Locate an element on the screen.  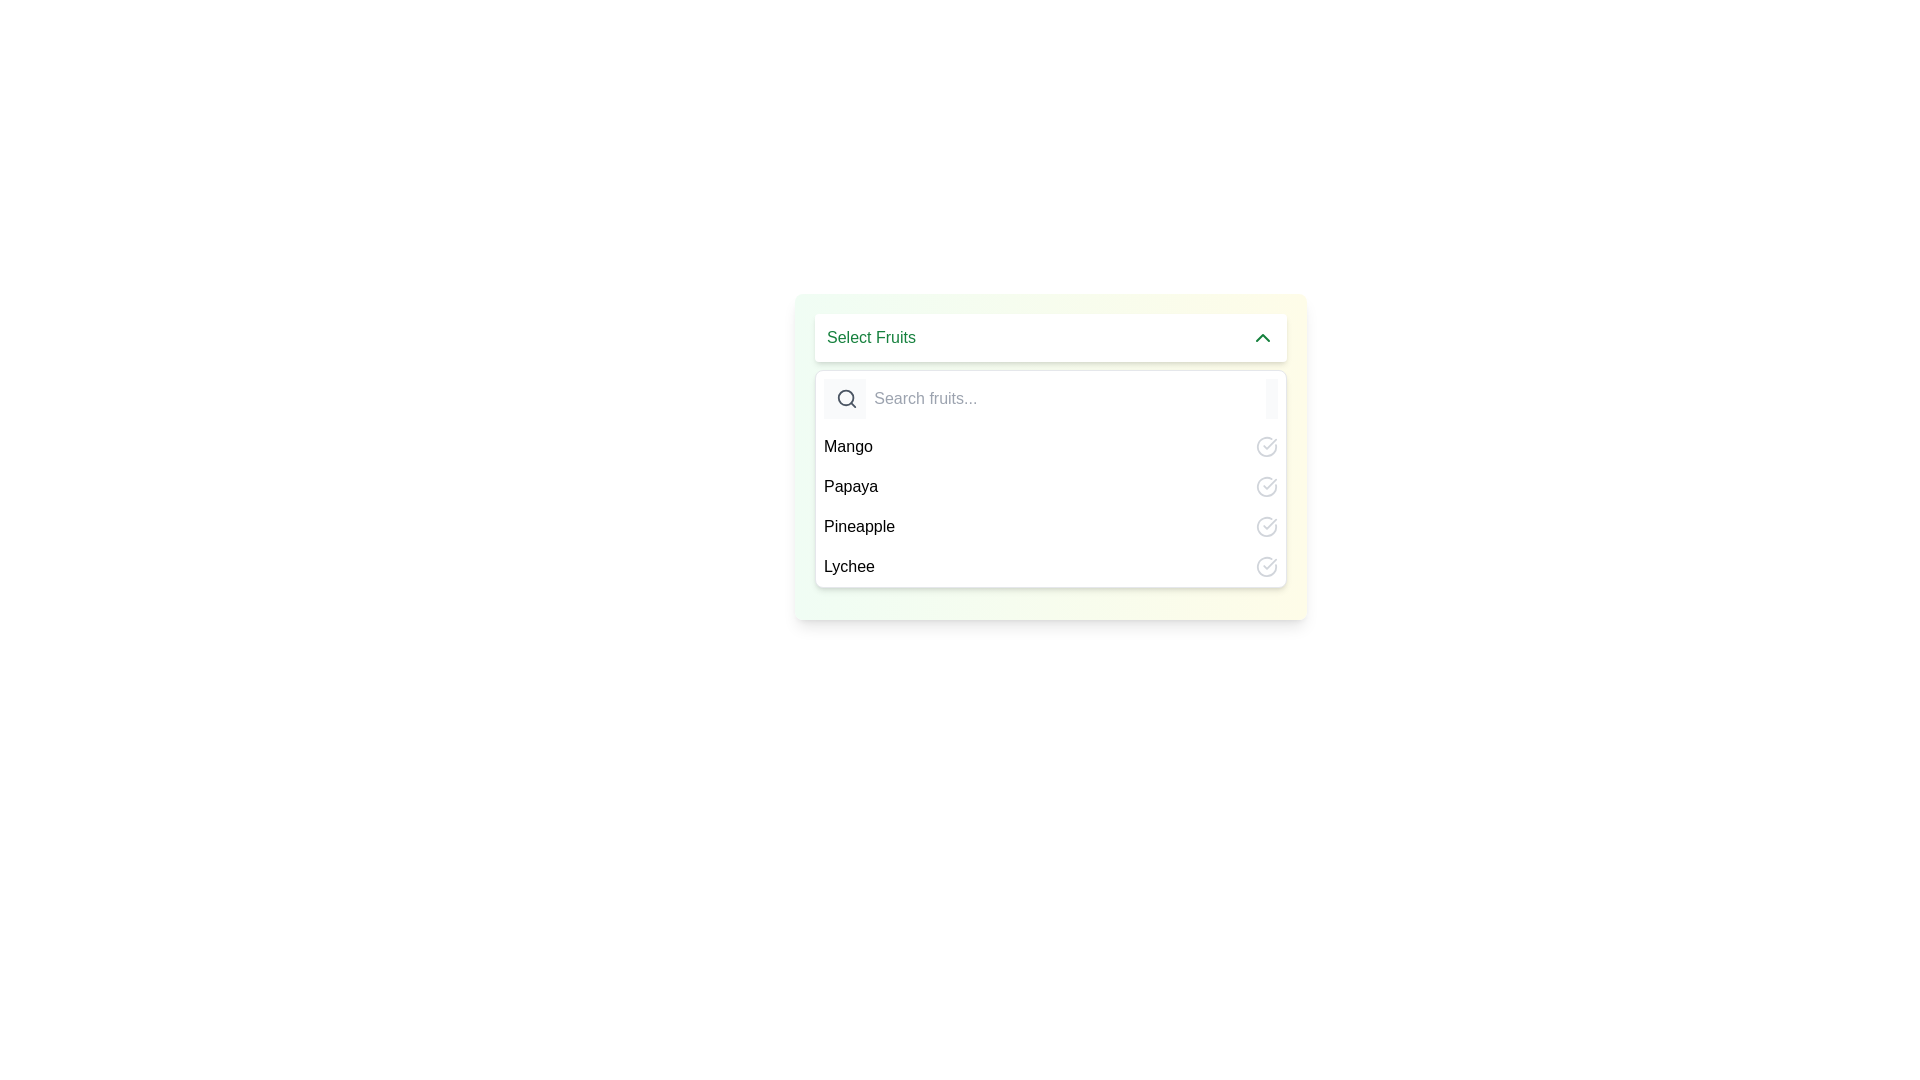
the icon styled as a thin circular outline with a check mark within it, located to the far right of the 'Pineapple' list item in the 'Select Fruits' dropdown list is located at coordinates (1266, 526).